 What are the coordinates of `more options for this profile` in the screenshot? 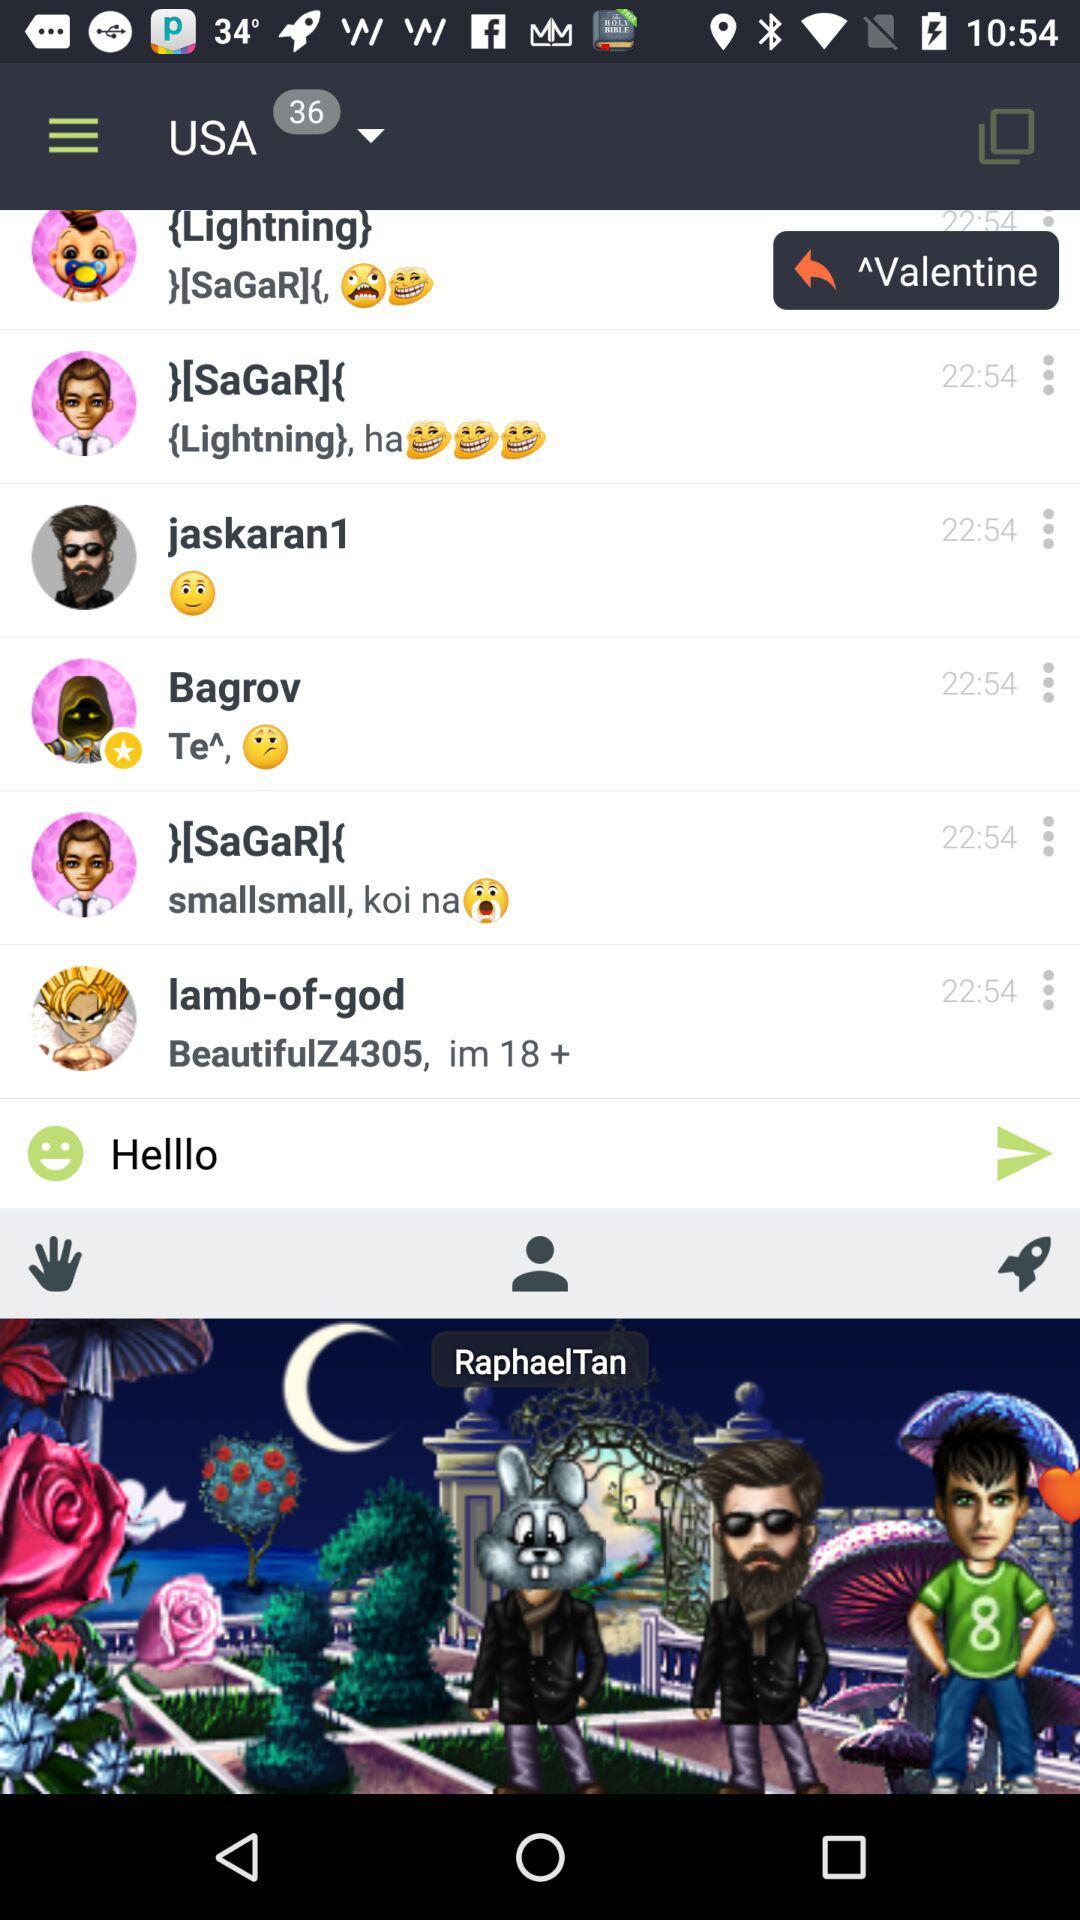 It's located at (1047, 989).